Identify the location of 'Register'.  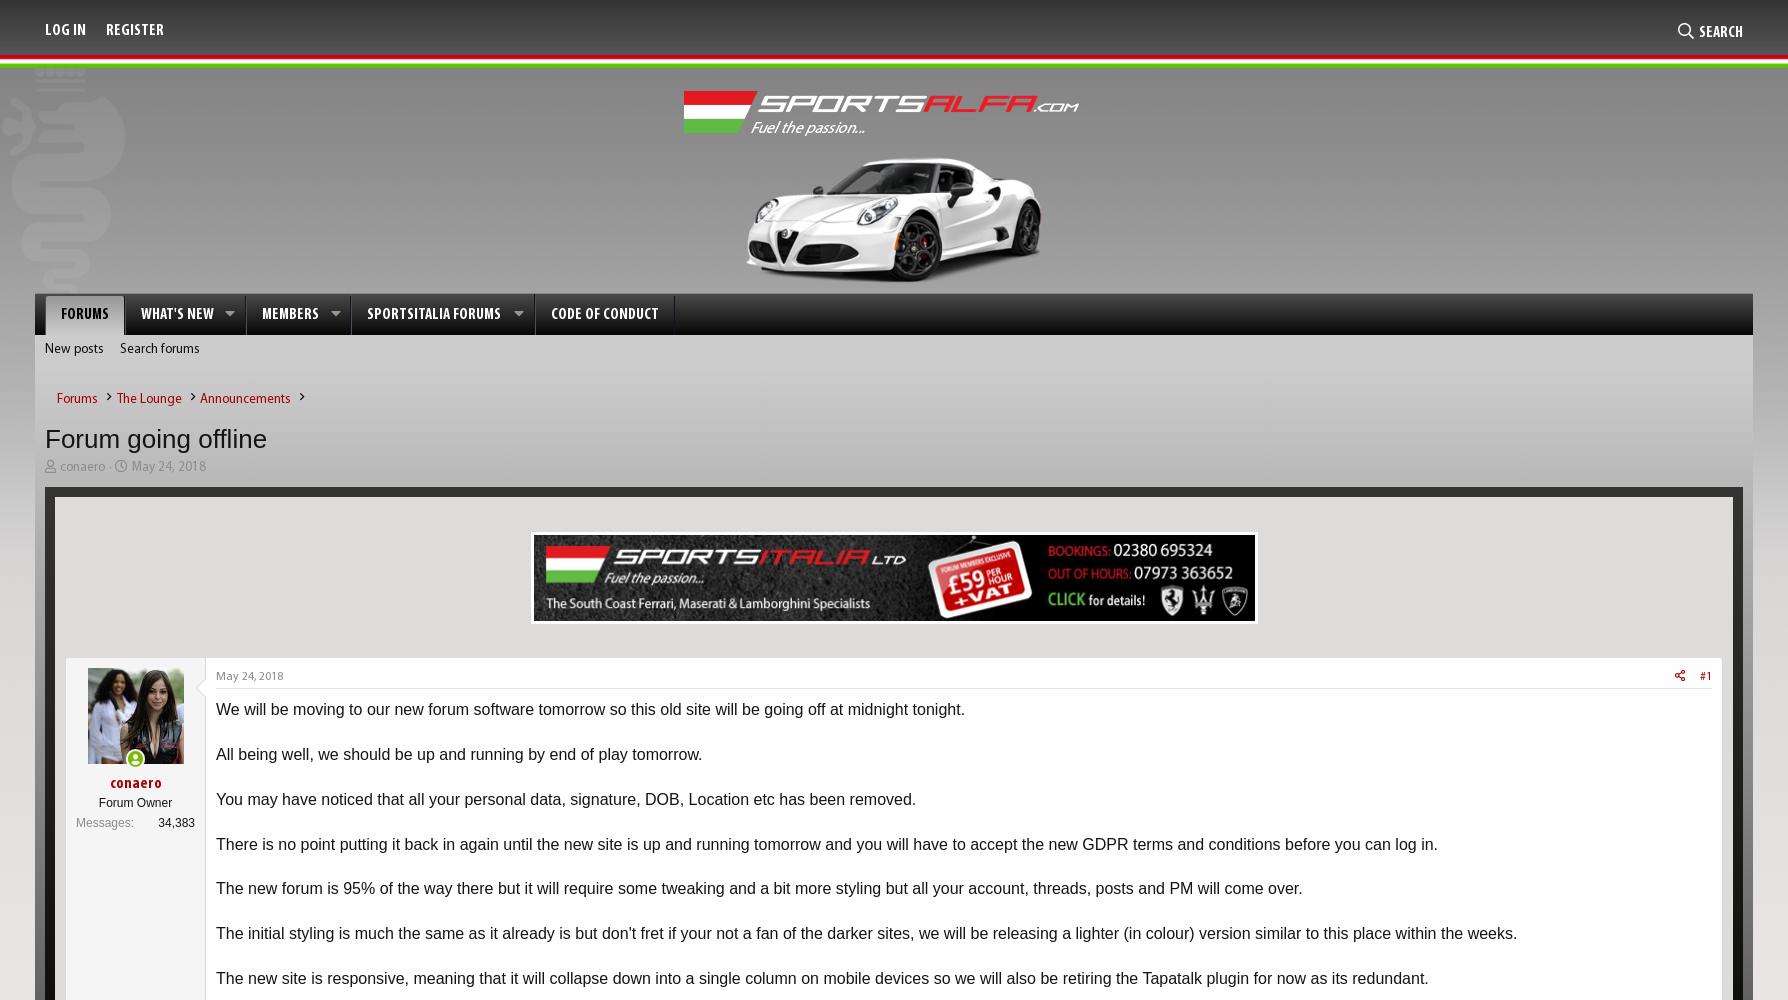
(106, 31).